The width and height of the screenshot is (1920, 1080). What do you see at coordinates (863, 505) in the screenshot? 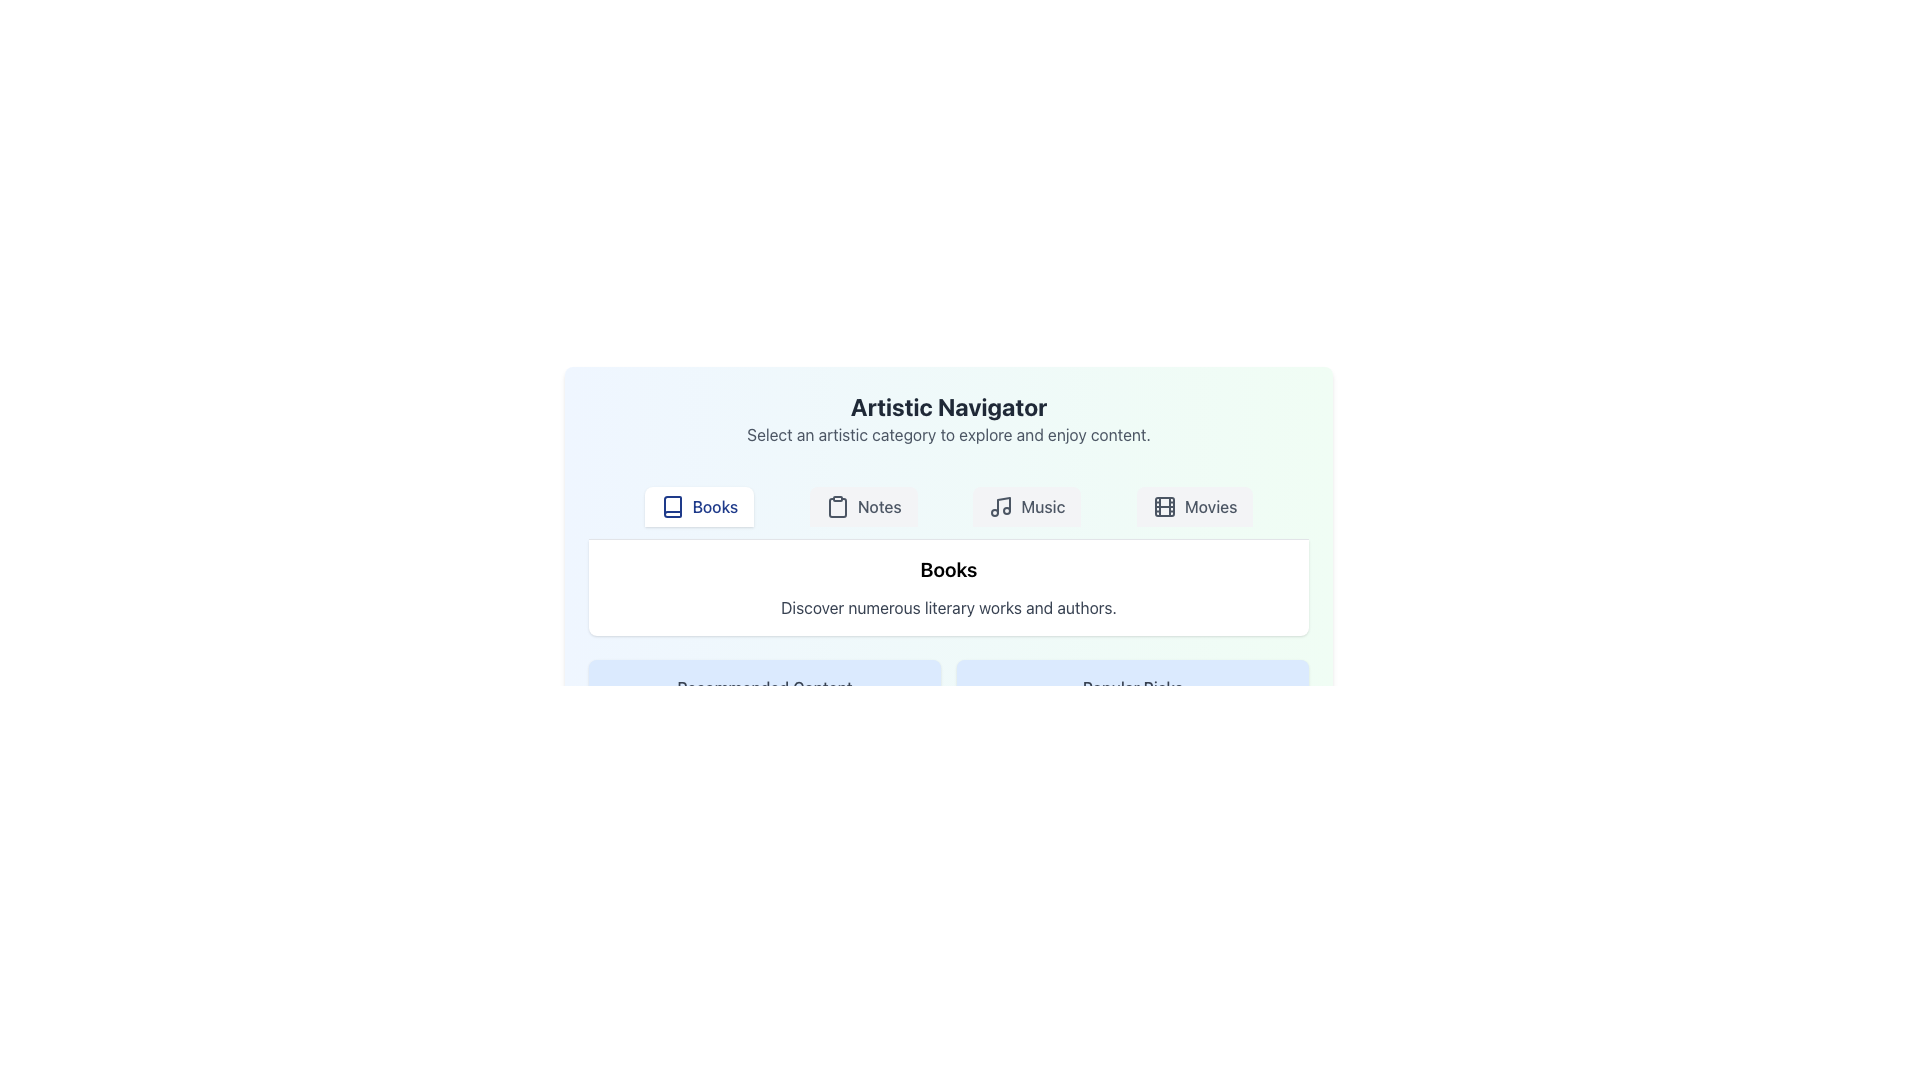
I see `the navigation button that directs the user to the 'Notes' section, which is the second item from the left in the navigation bar, positioned between 'Books' and 'Music'` at bounding box center [863, 505].